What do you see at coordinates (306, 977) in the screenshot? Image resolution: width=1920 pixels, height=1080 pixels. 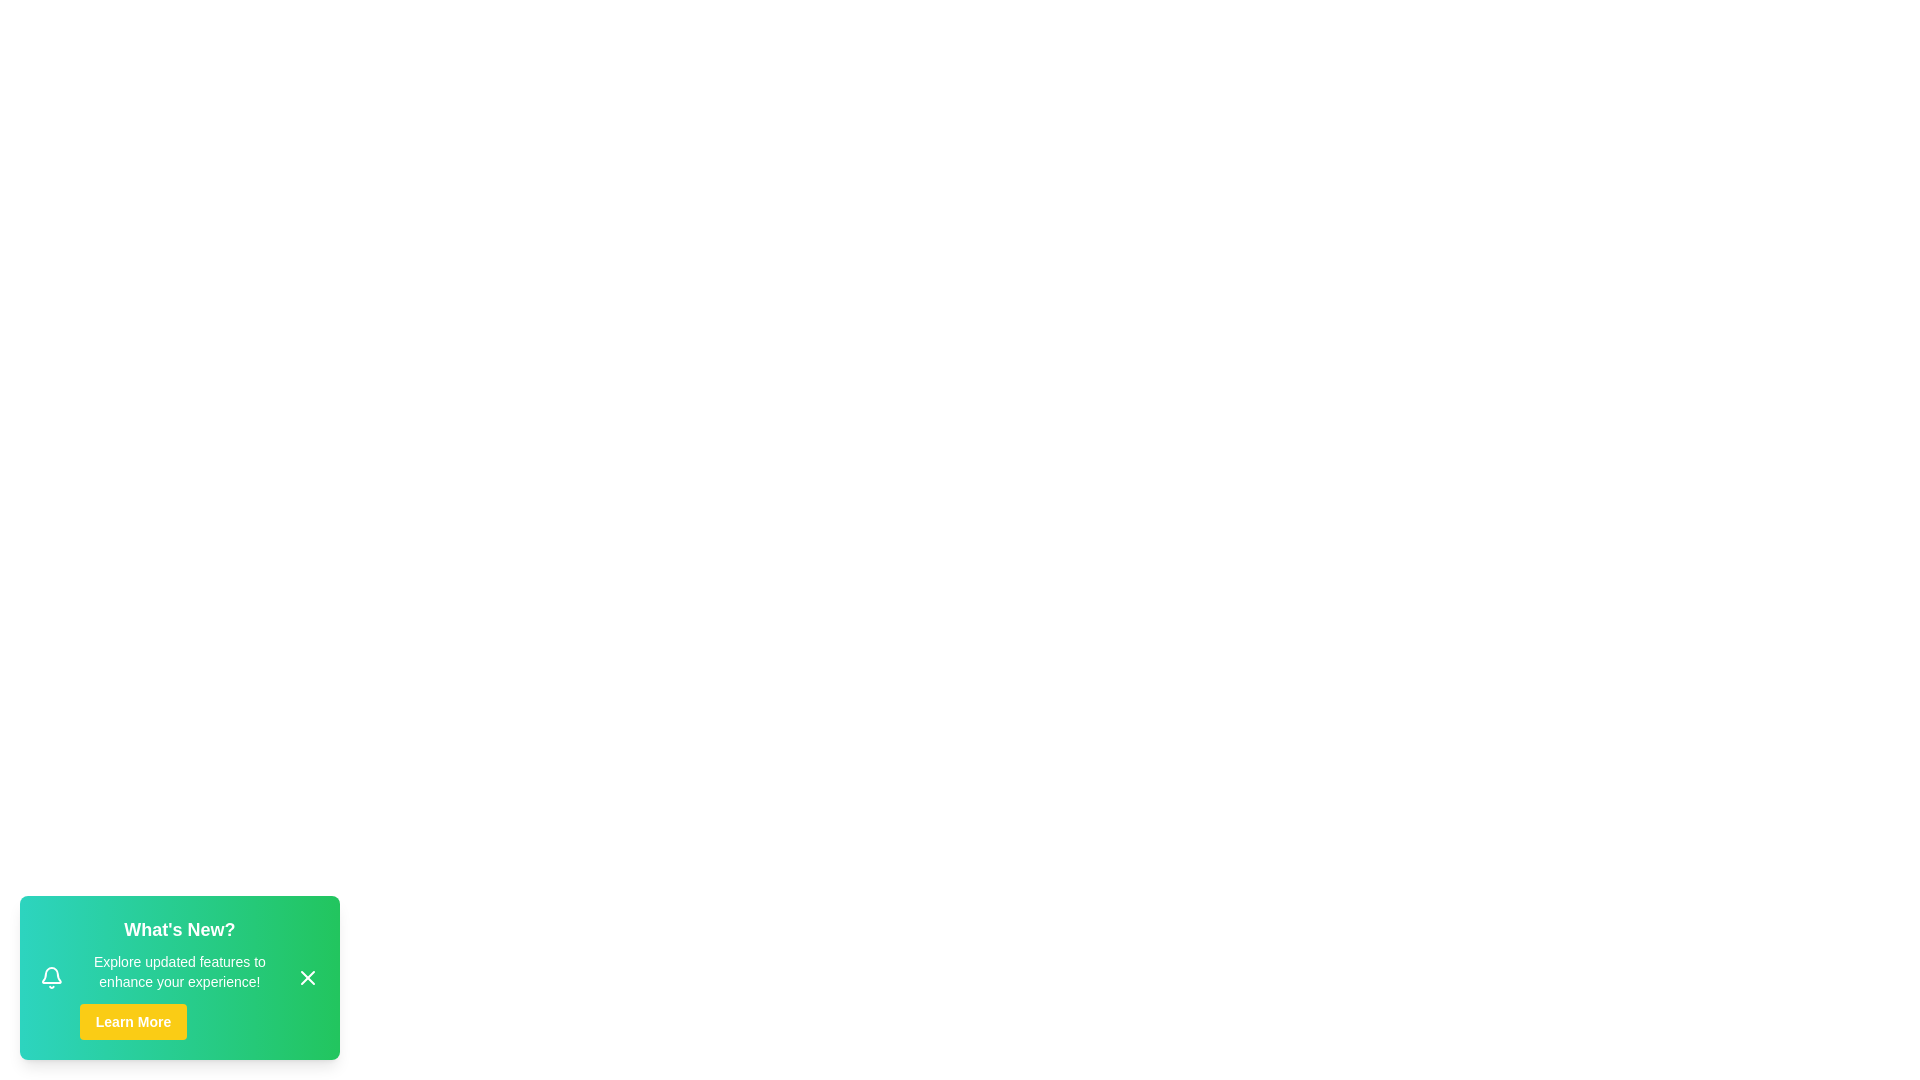 I see `the close button to observe the hover effect` at bounding box center [306, 977].